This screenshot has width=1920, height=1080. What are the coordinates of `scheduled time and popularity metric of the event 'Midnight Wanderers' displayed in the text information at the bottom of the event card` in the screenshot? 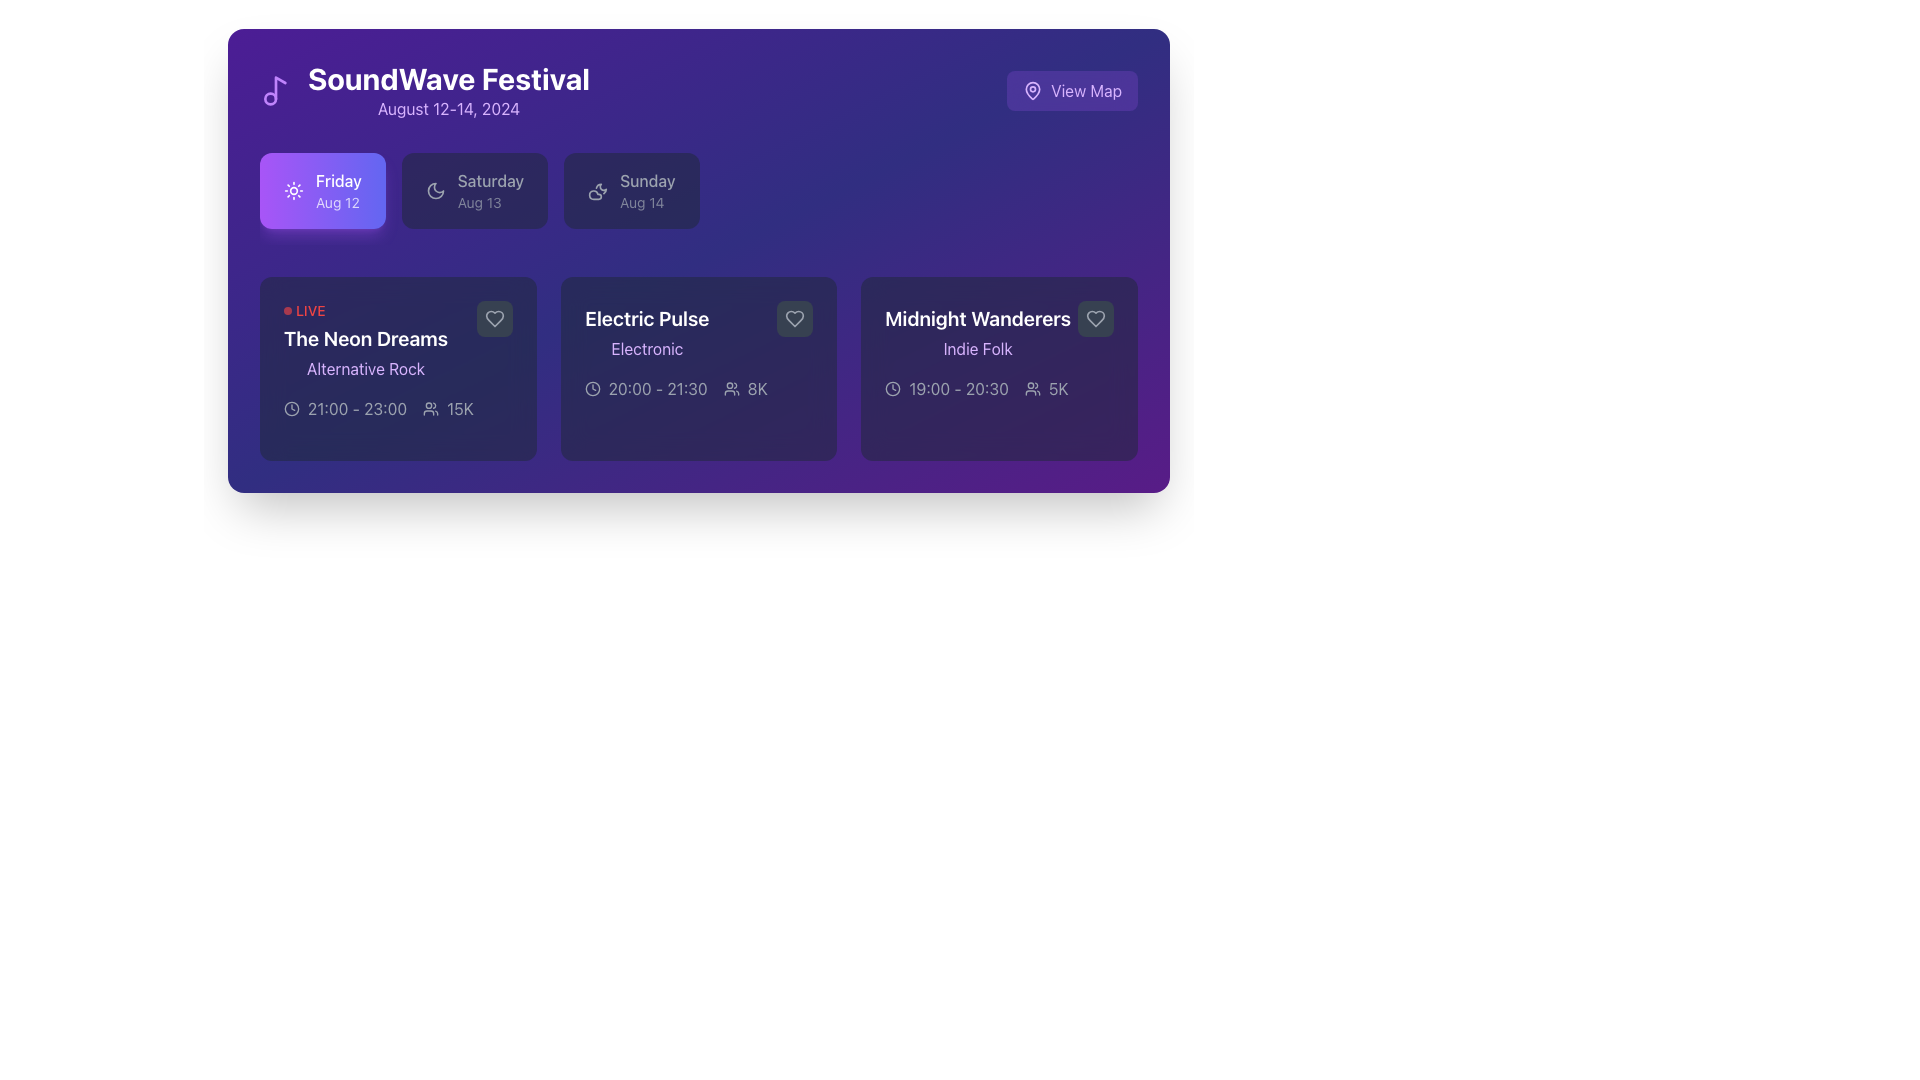 It's located at (999, 389).